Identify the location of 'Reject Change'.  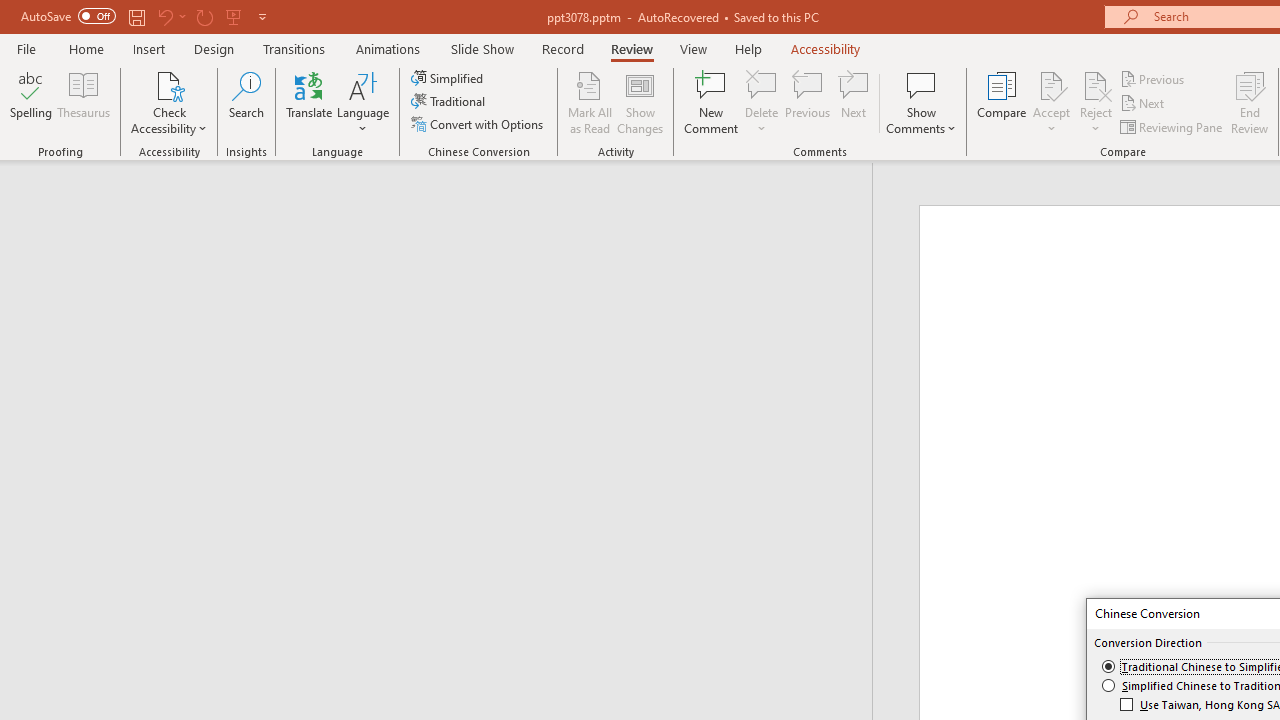
(1095, 84).